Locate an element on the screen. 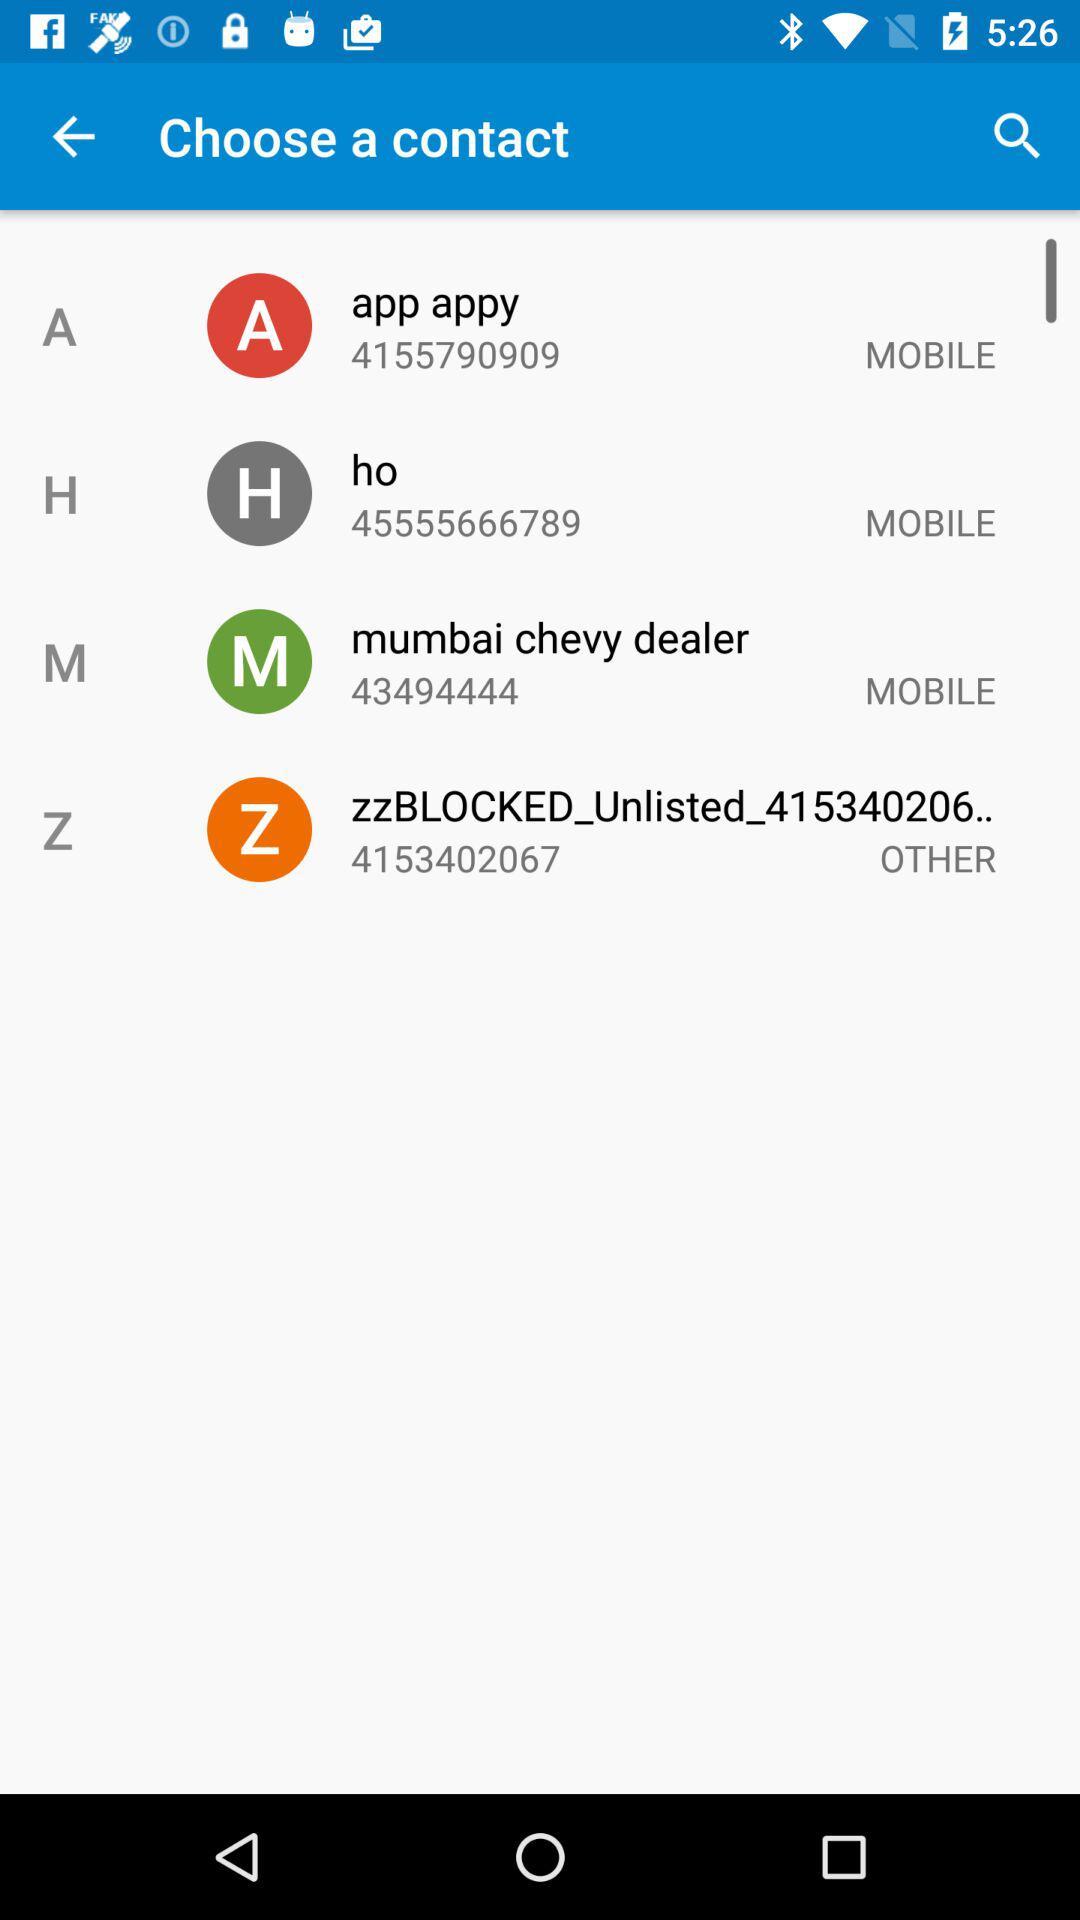 The height and width of the screenshot is (1920, 1080). the icon to the right of choose a contact icon is located at coordinates (1017, 135).